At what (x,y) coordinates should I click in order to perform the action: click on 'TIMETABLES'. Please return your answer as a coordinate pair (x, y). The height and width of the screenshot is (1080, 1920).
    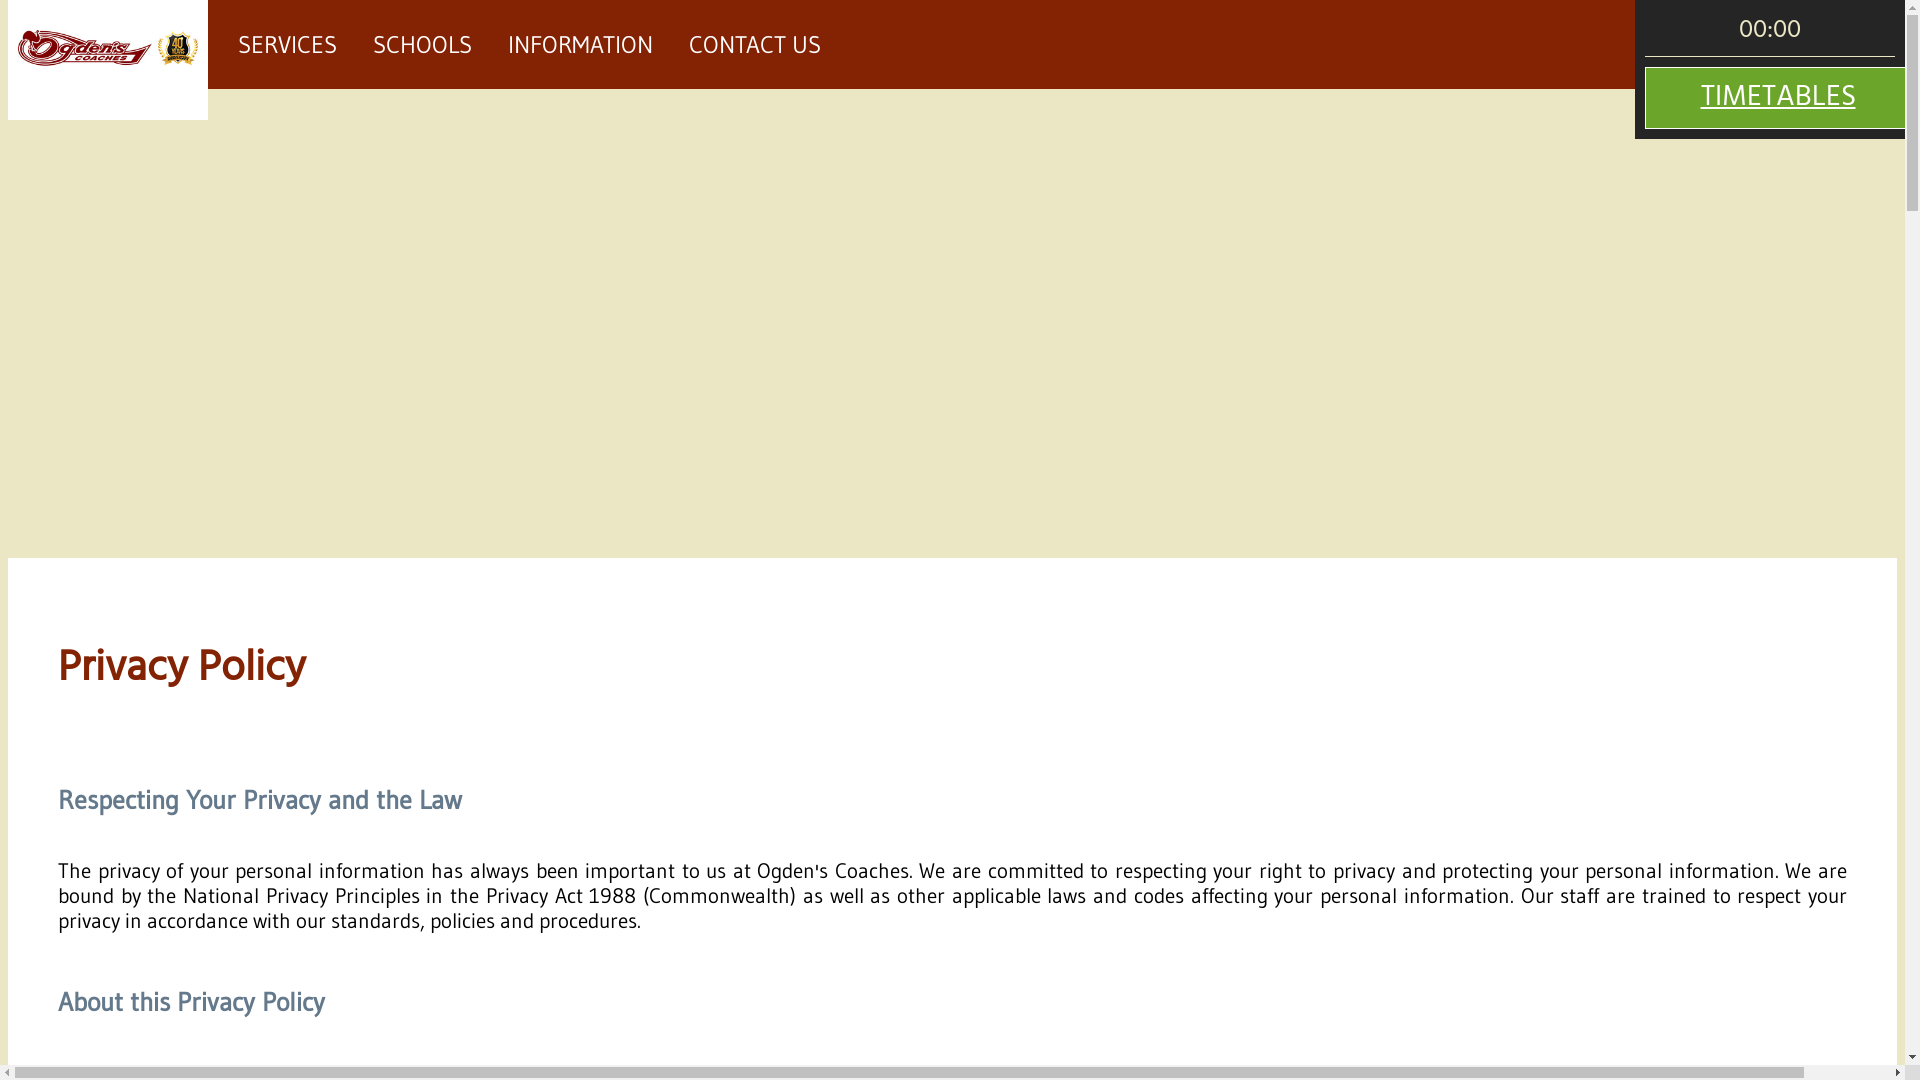
    Looking at the image, I should click on (1777, 97).